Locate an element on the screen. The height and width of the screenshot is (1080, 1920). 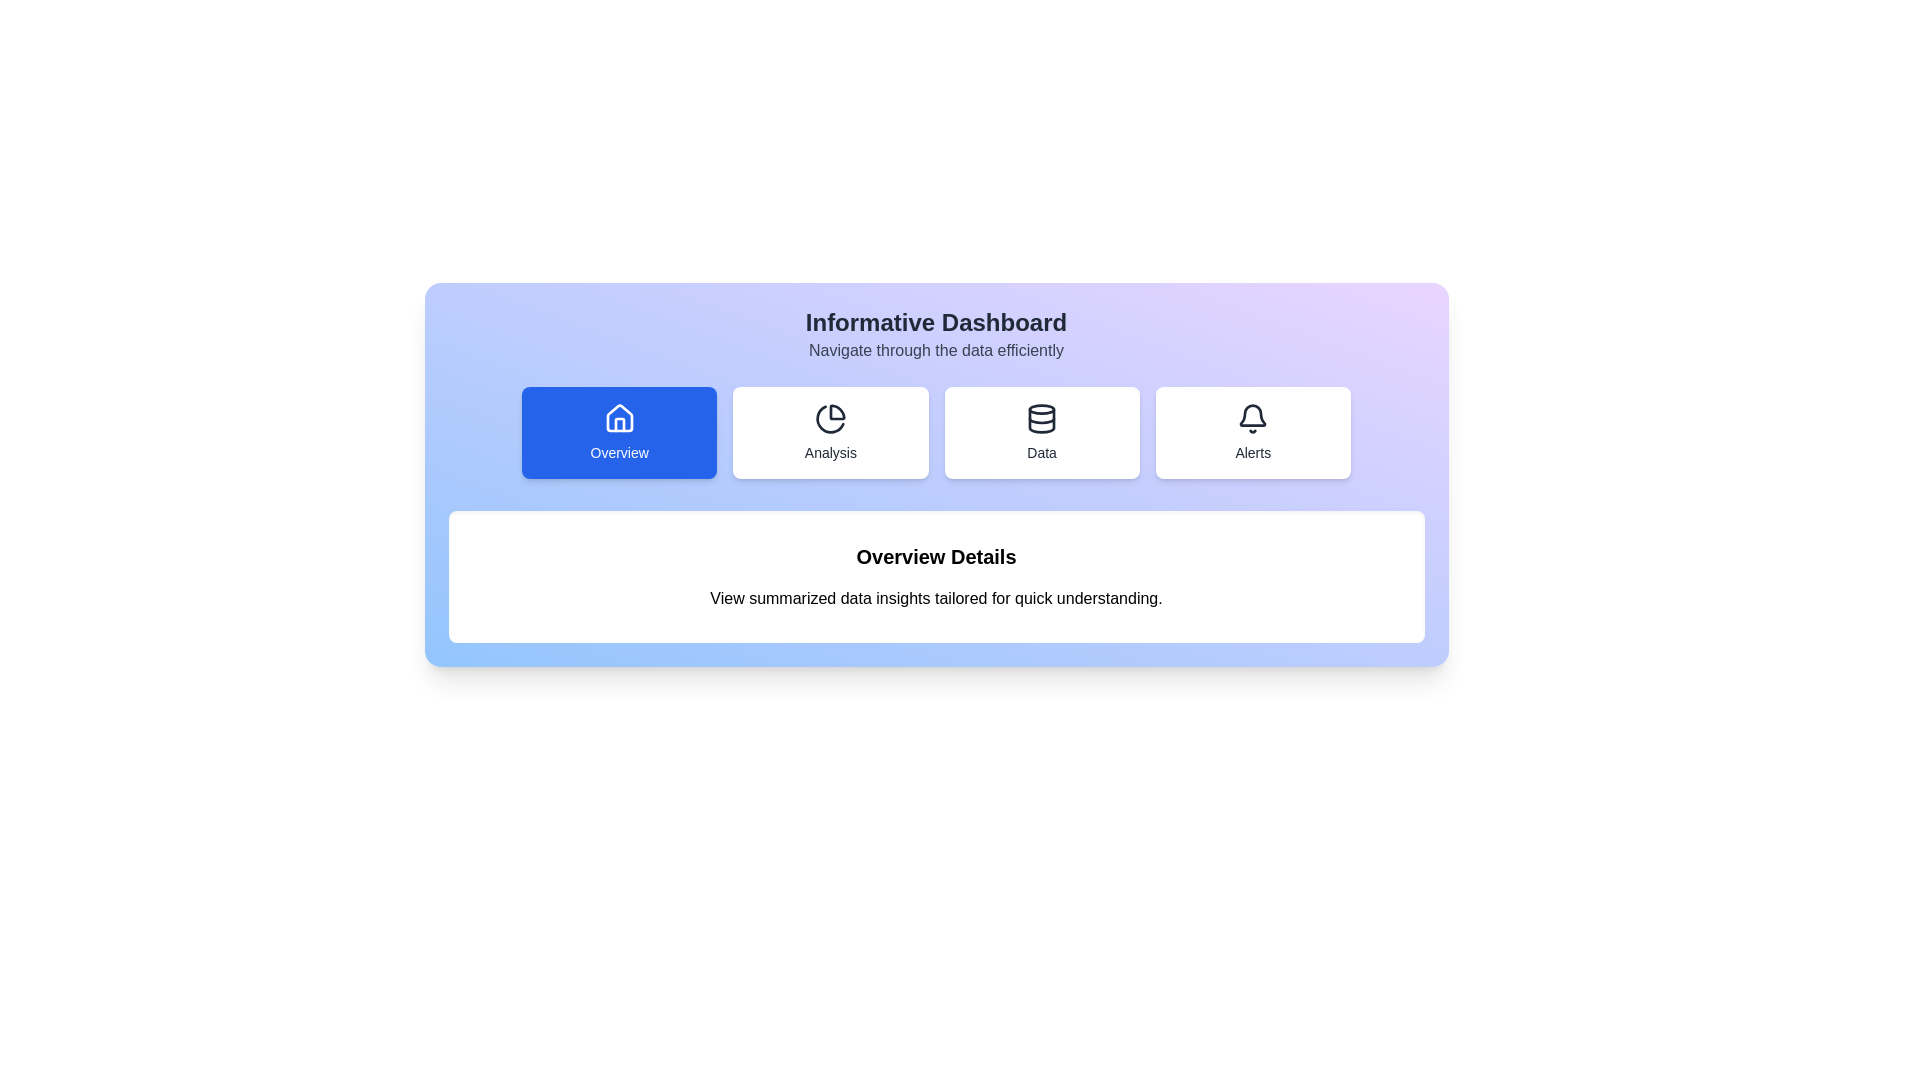
the text label displaying 'Data' located at the bottom center of its card, which is the third card in a horizontal set, positioned between 'Analysis' and 'Alerts' is located at coordinates (1041, 452).